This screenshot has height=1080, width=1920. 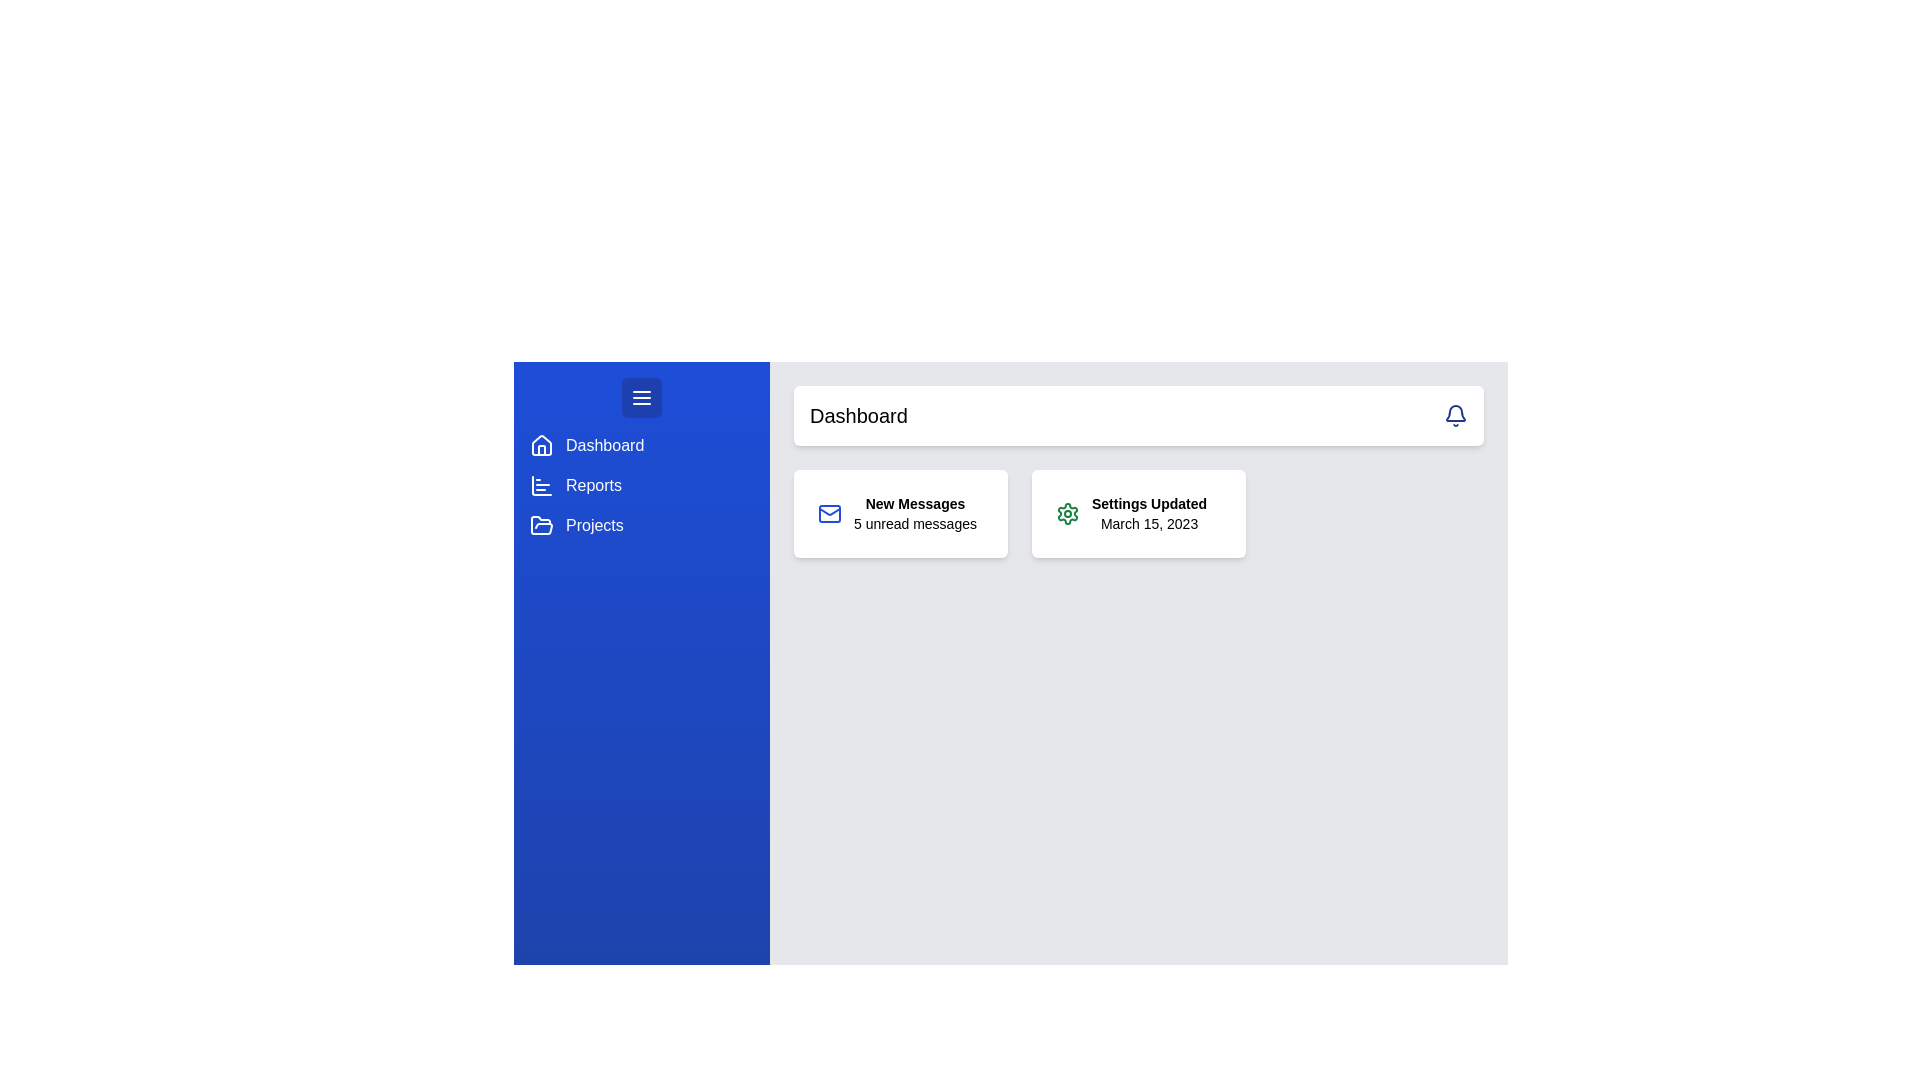 I want to click on the interactive date text displaying 'March 15, 2023', which is located below the 'Settings Updated' text within its card, so click(x=1149, y=523).